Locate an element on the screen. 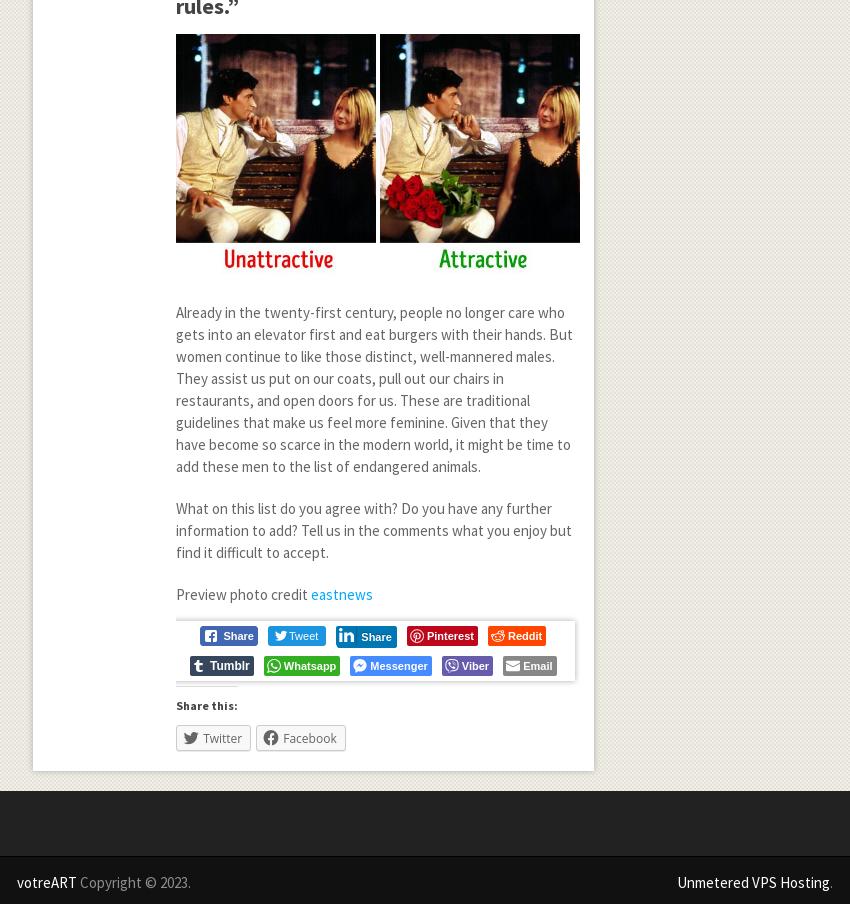 This screenshot has width=850, height=904. 'Facebook' is located at coordinates (309, 738).